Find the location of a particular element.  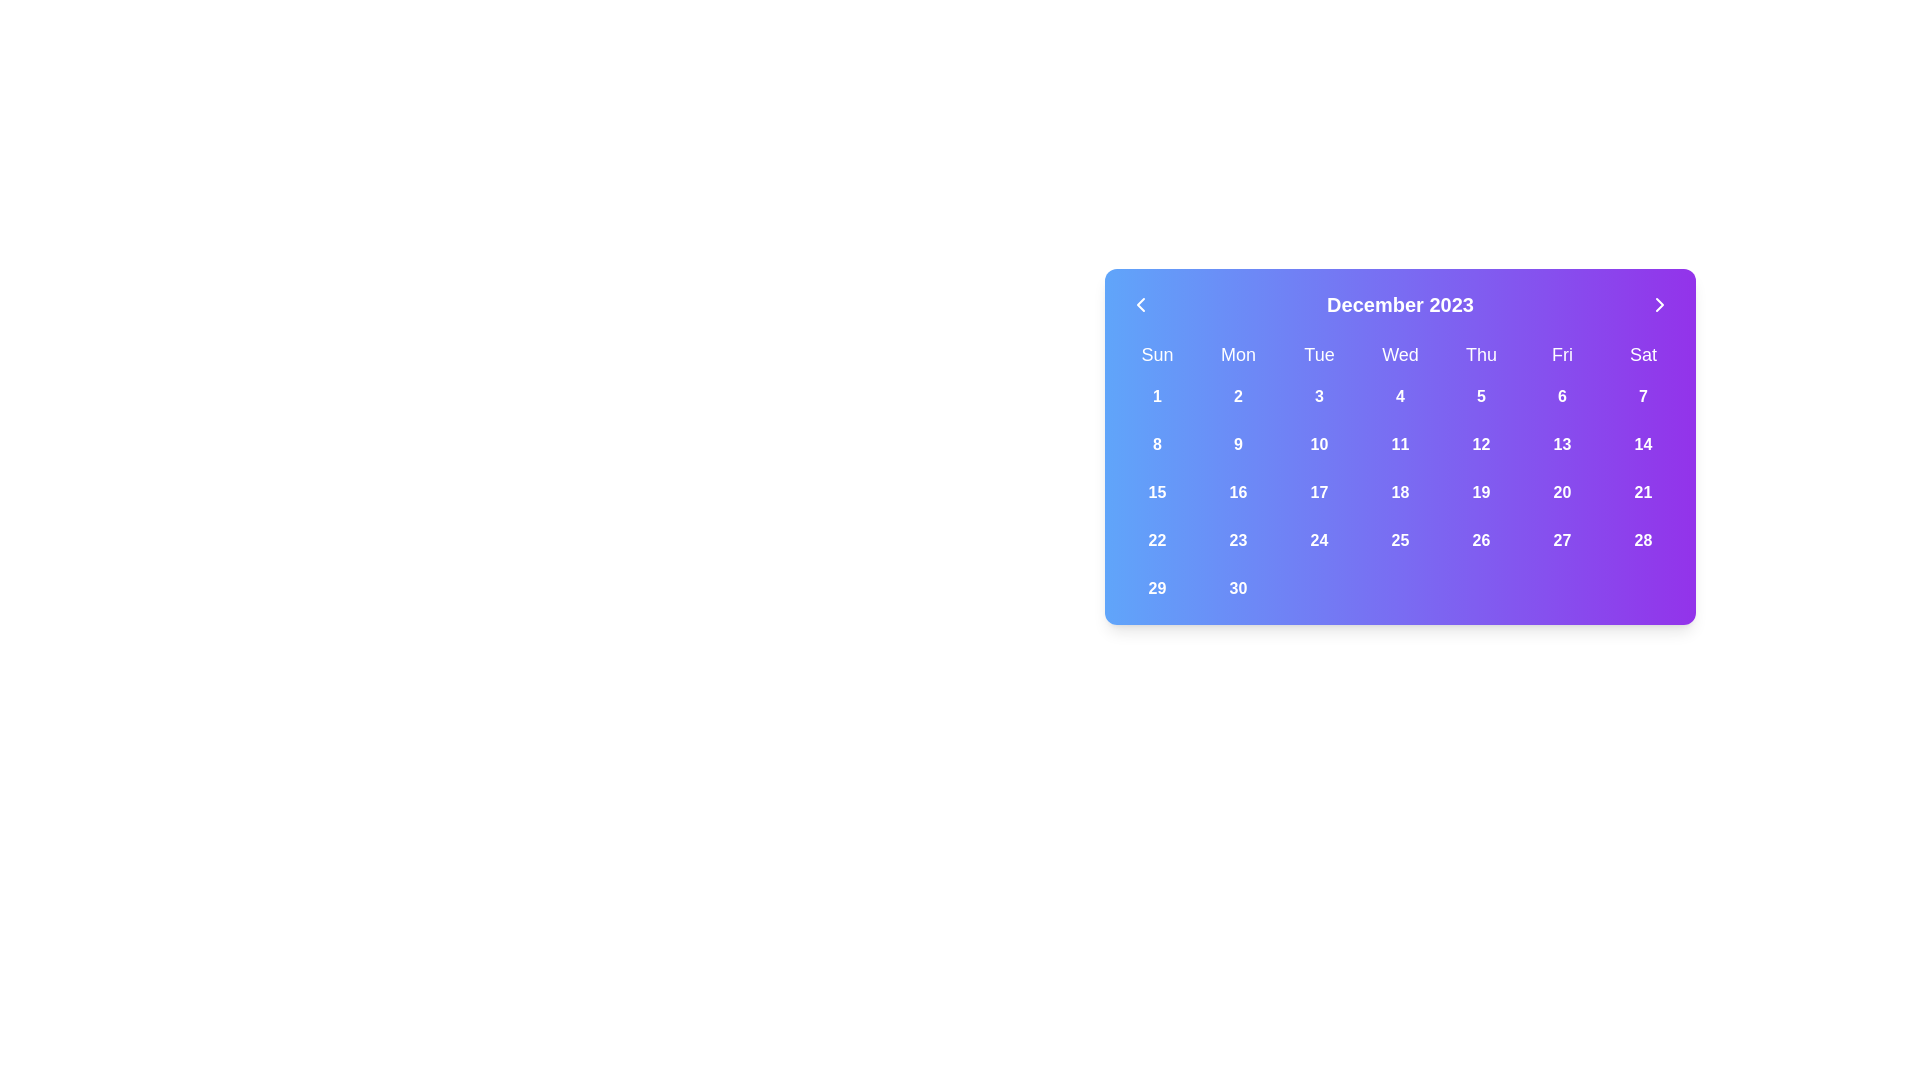

the button representing the 10th date of the month in the calendar interface is located at coordinates (1319, 443).